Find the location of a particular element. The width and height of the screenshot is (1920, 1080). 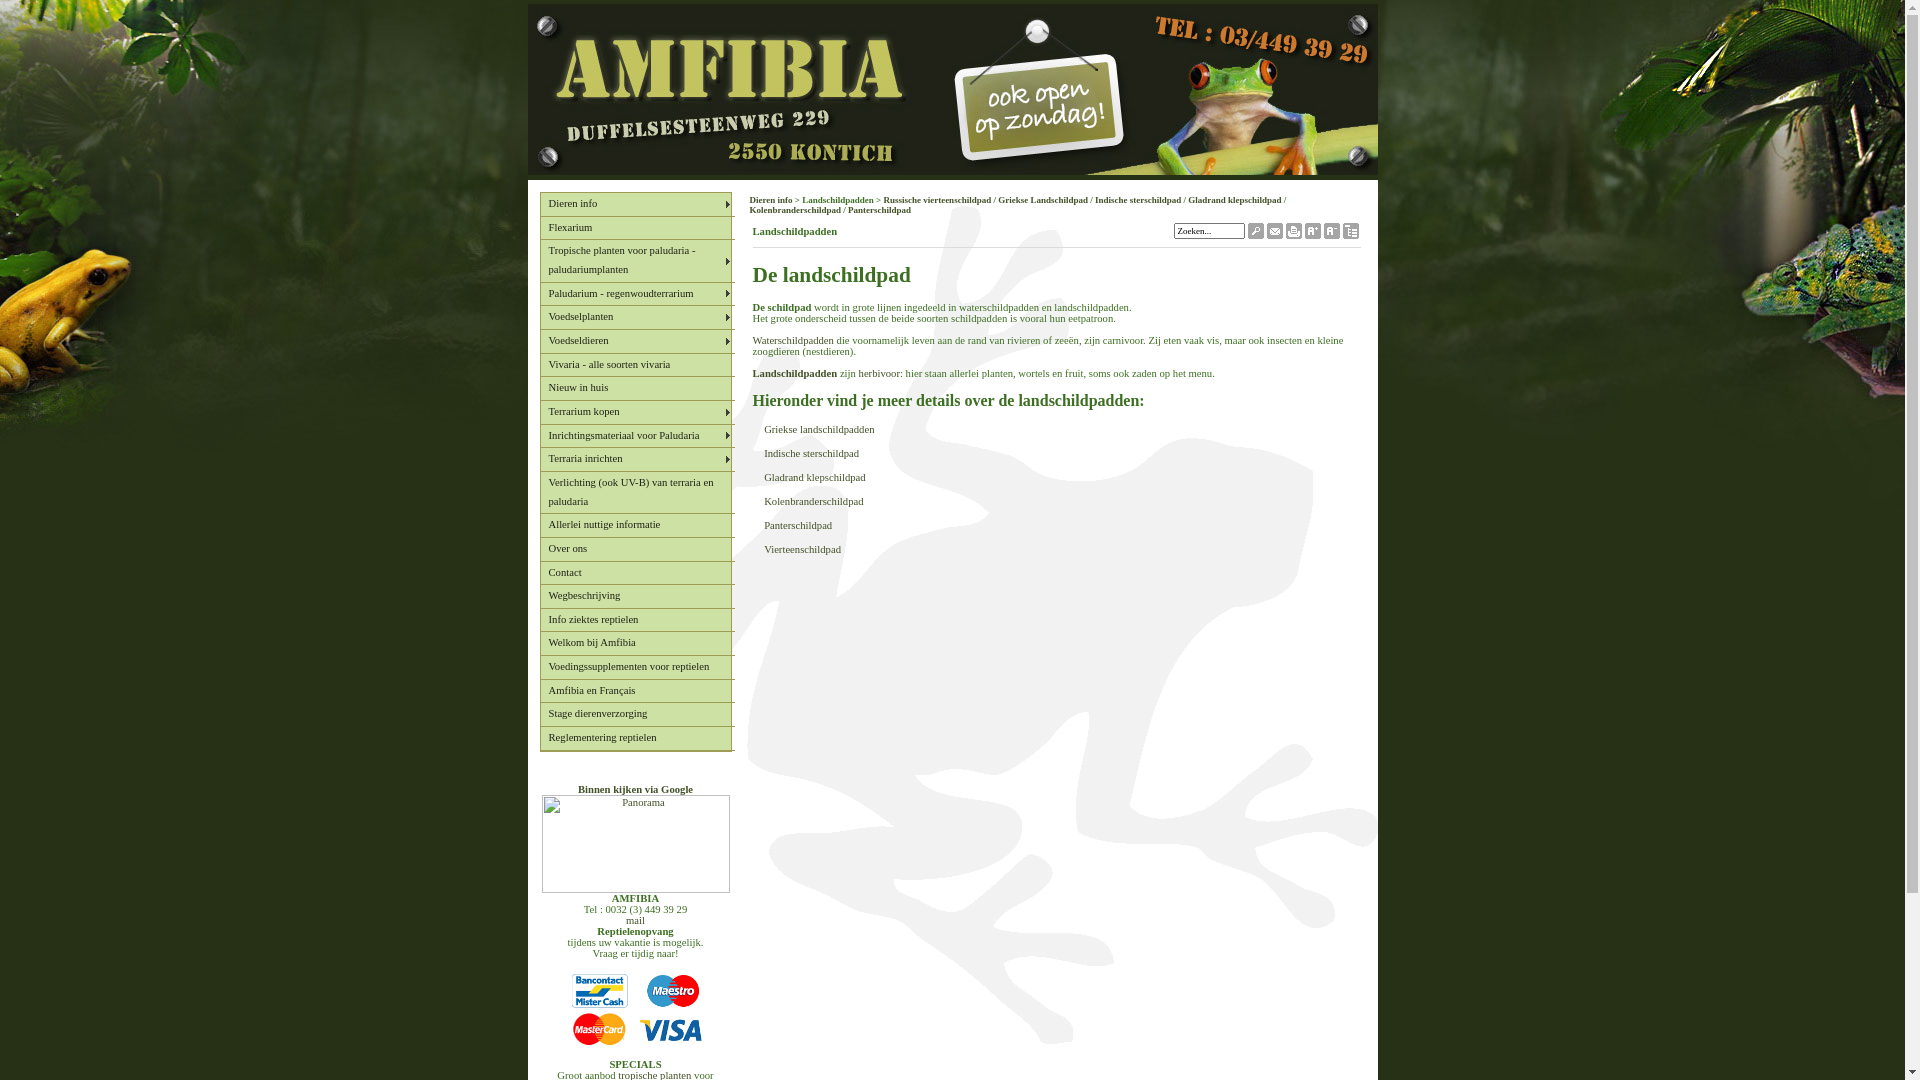

'Voedselplanten' is located at coordinates (539, 316).